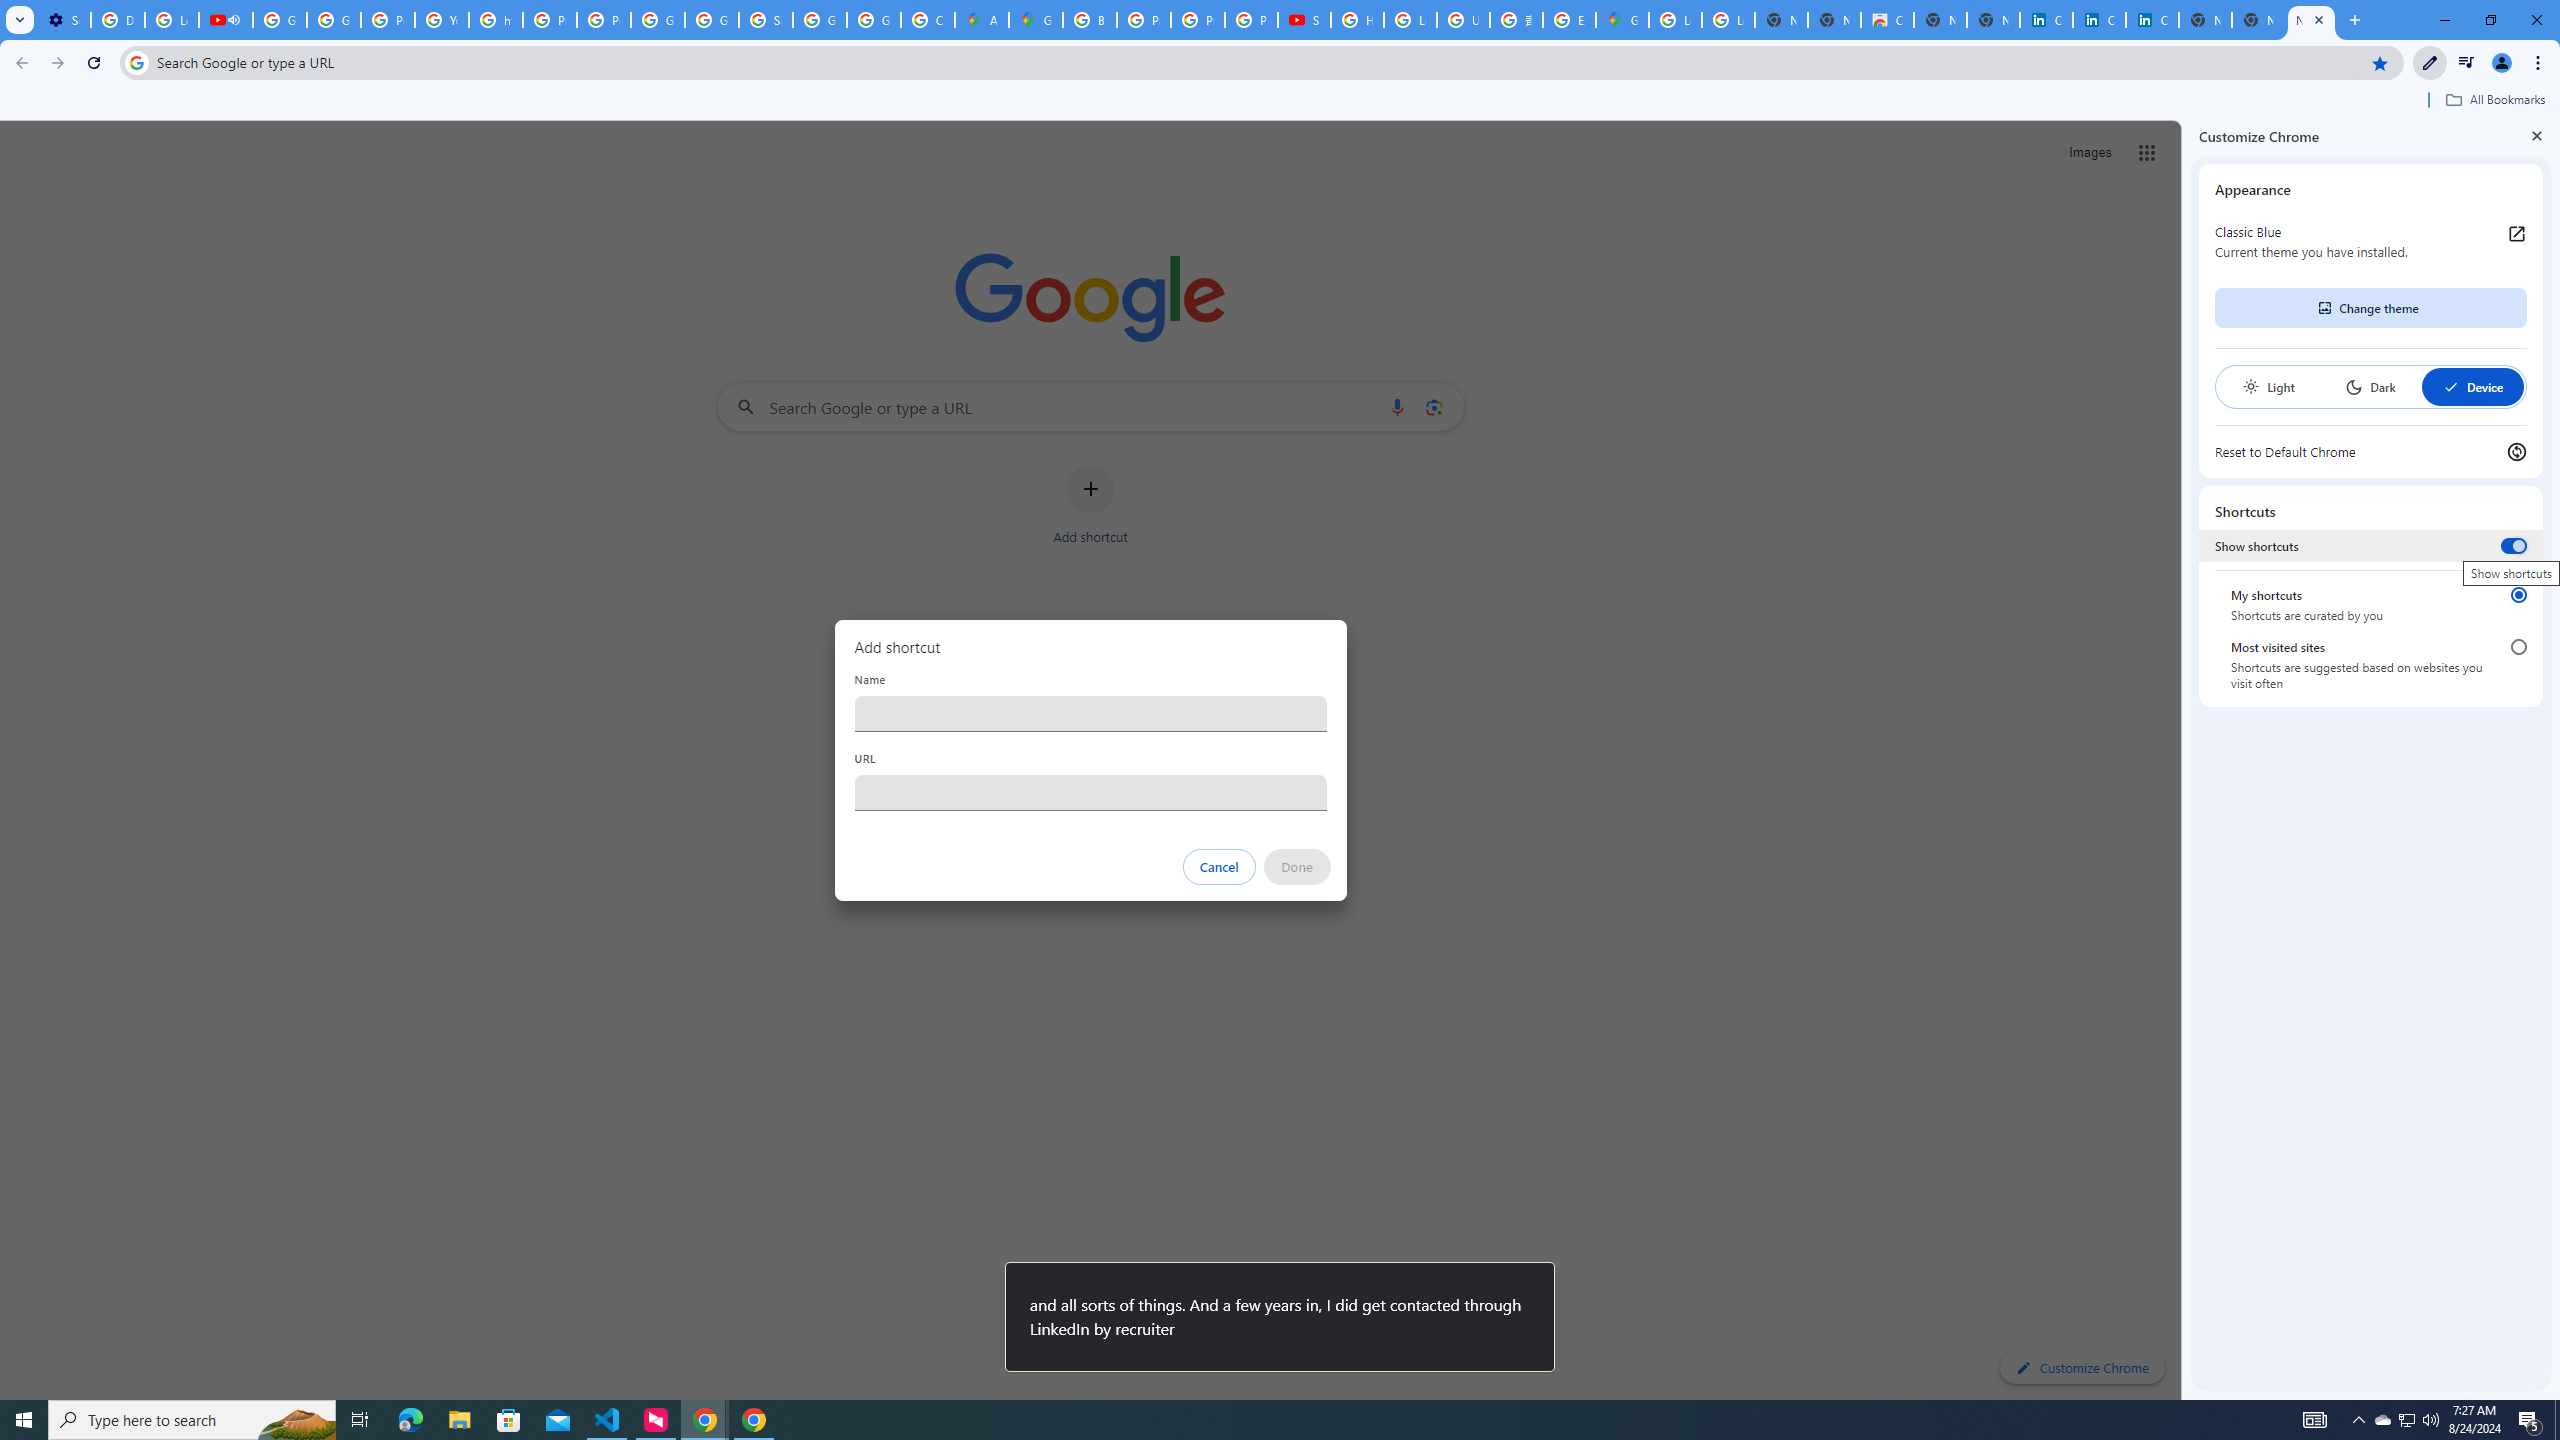  I want to click on 'Privacy Help Center - Policies Help', so click(1144, 19).